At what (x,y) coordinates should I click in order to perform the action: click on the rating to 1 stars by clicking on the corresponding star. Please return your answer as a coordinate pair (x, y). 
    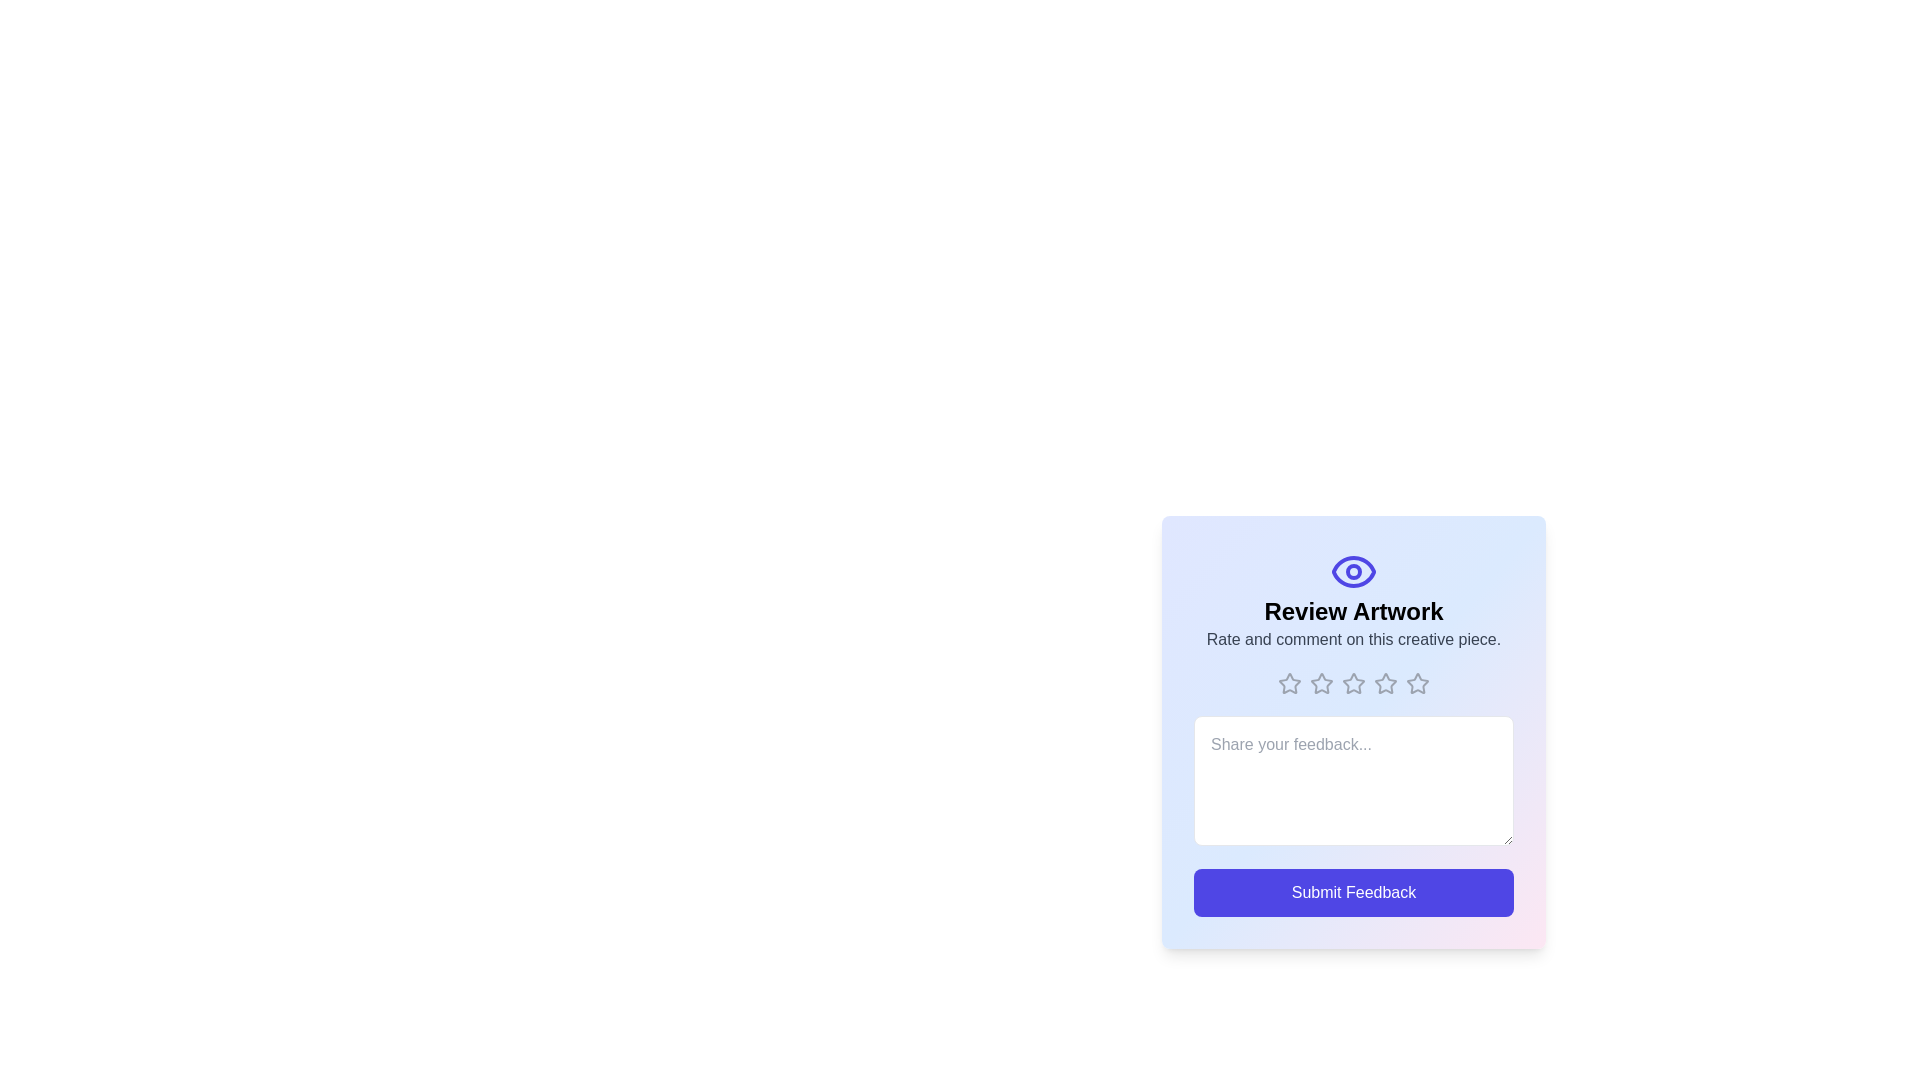
    Looking at the image, I should click on (1290, 682).